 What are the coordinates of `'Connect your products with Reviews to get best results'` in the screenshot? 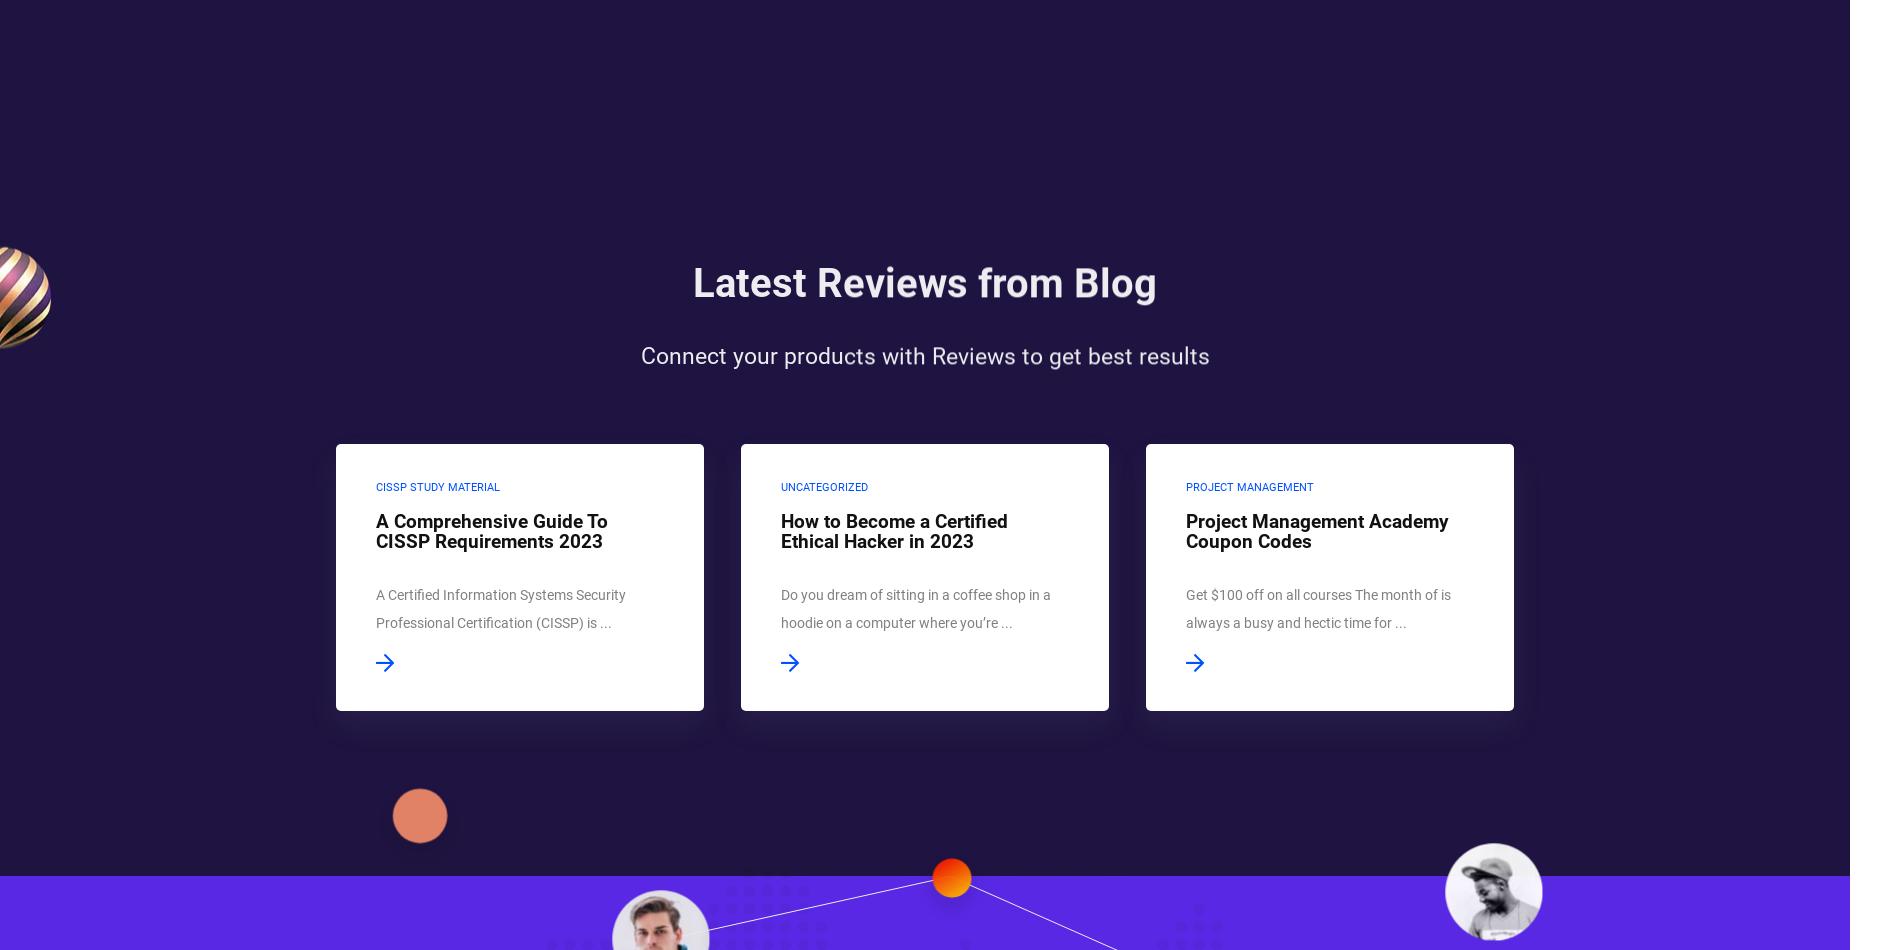 It's located at (924, 383).